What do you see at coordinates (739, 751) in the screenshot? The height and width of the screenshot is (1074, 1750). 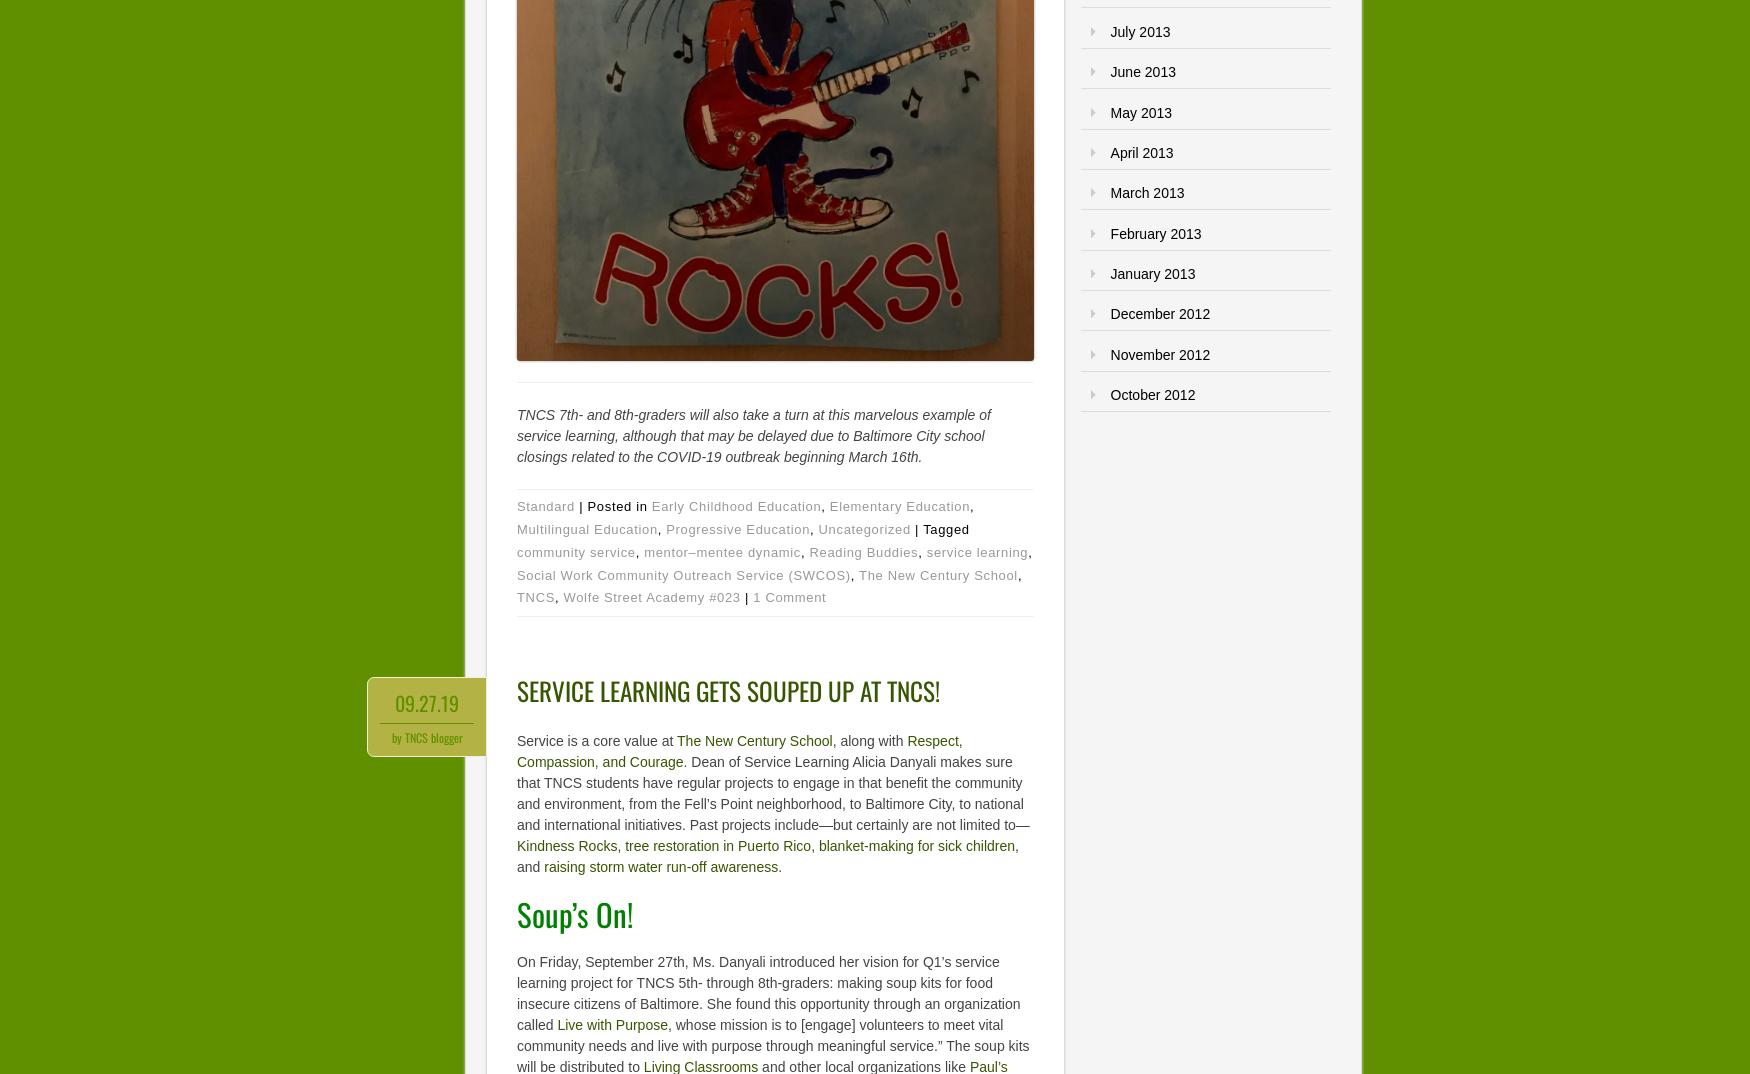 I see `'Respect, Compassion, and Courage'` at bounding box center [739, 751].